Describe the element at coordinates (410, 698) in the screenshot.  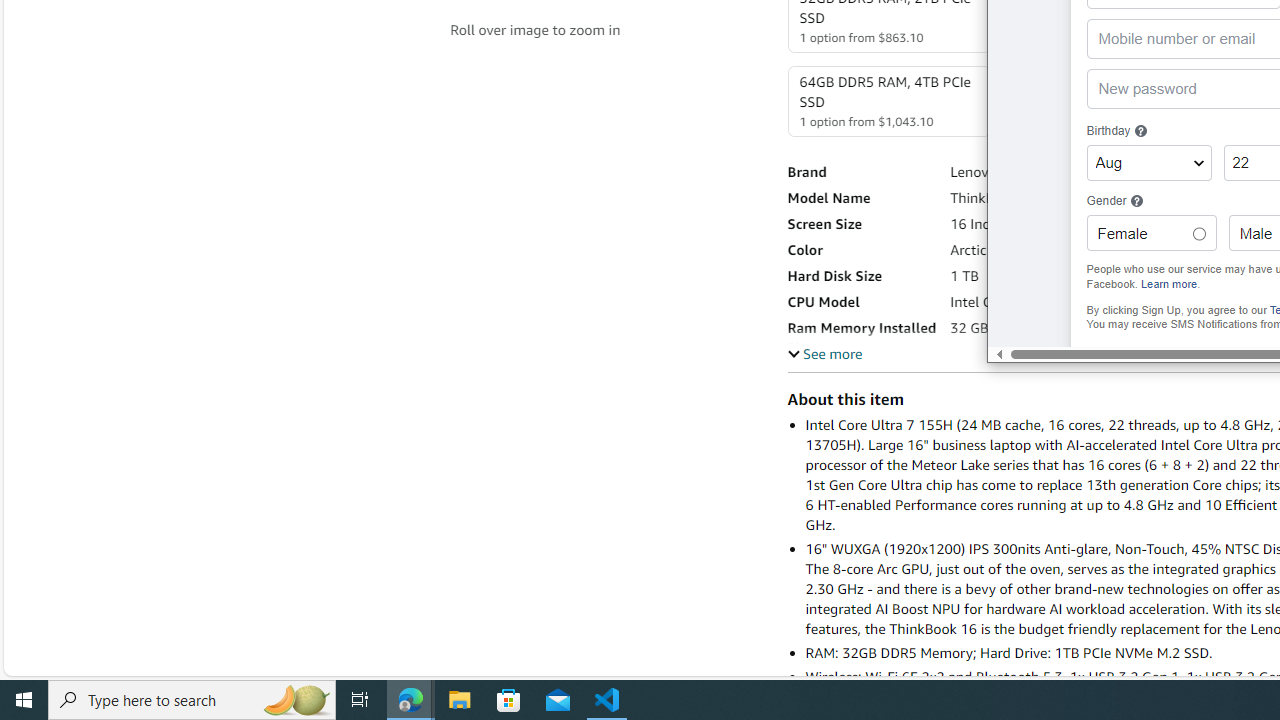
I see `'Microsoft Edge - 2 running windows'` at that location.